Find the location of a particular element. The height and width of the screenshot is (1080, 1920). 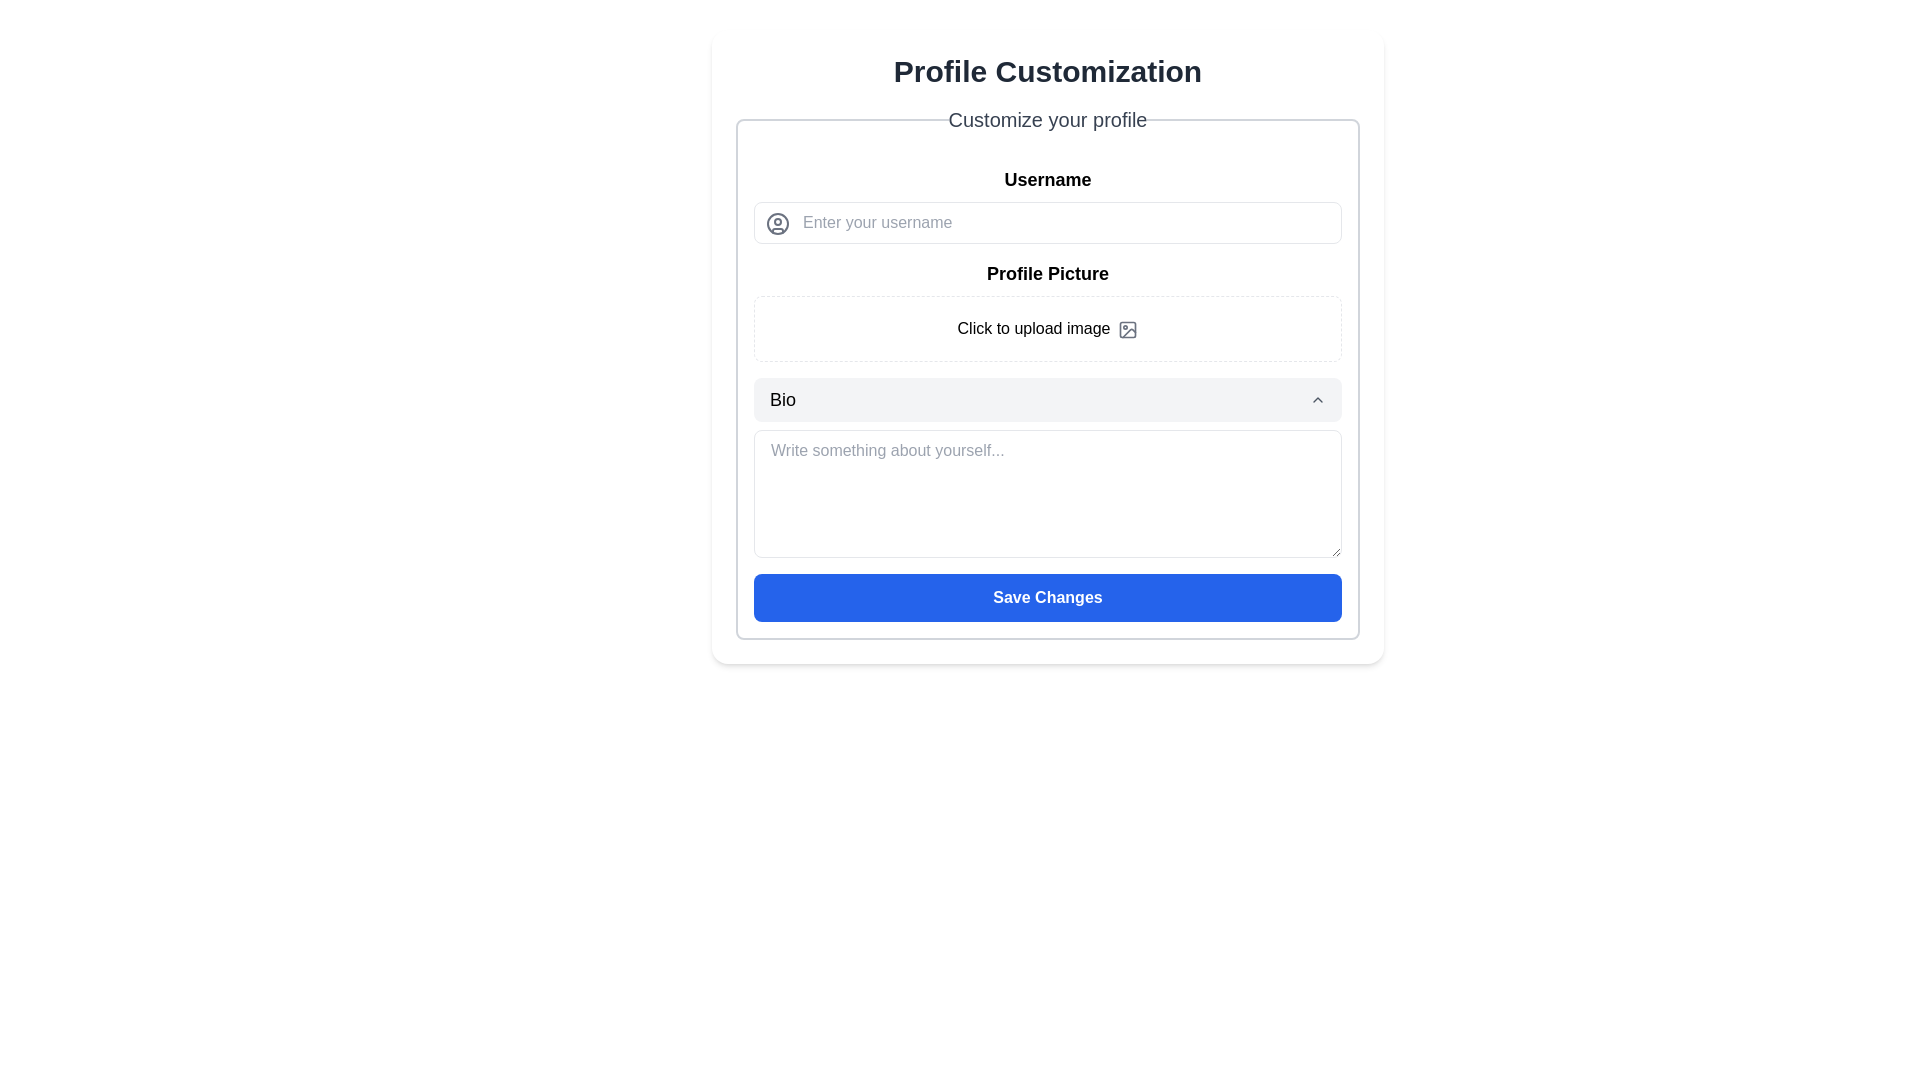

the Text Label that serves as a descriptive title or heading for the profile customization section, positioned above the 'Username' field and 'Profile Picture' is located at coordinates (1046, 119).